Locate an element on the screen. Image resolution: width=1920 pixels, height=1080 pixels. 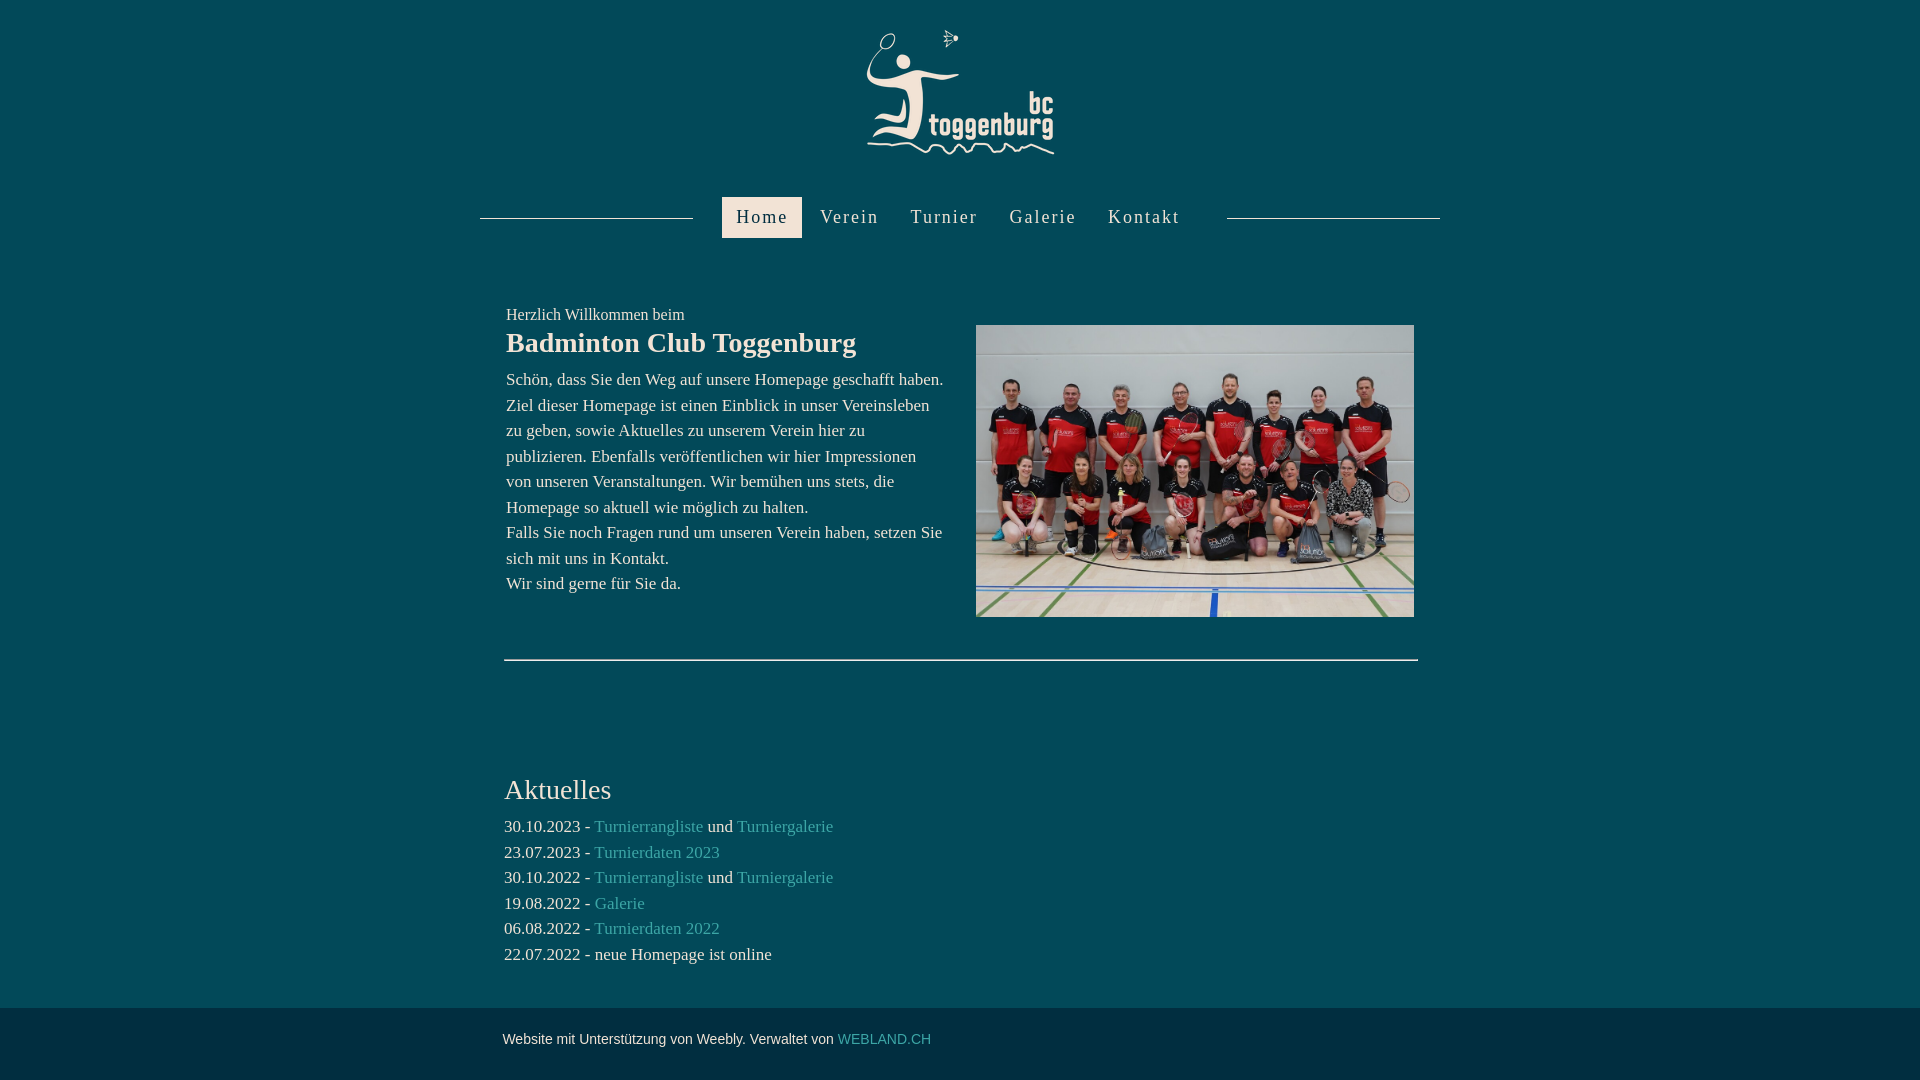
'Turnier' is located at coordinates (943, 217).